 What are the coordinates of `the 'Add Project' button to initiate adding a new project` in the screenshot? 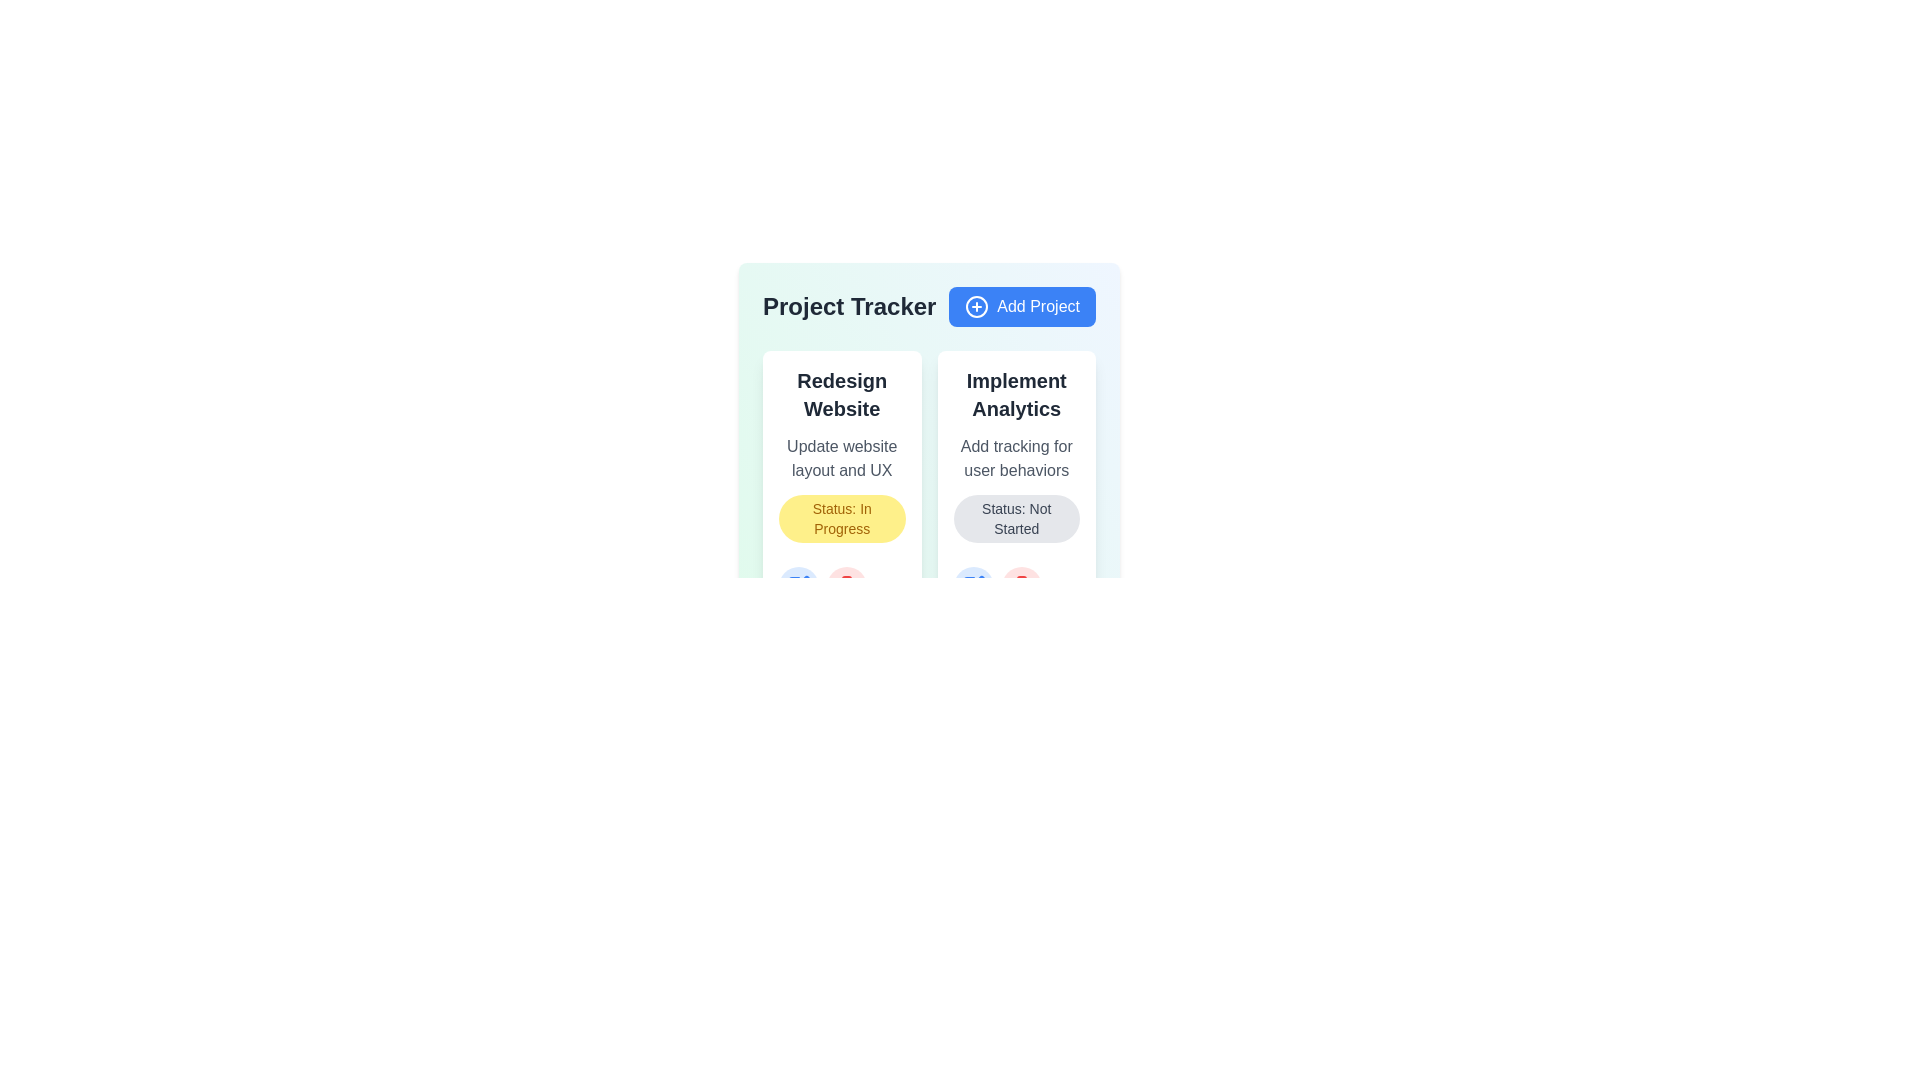 It's located at (1022, 307).